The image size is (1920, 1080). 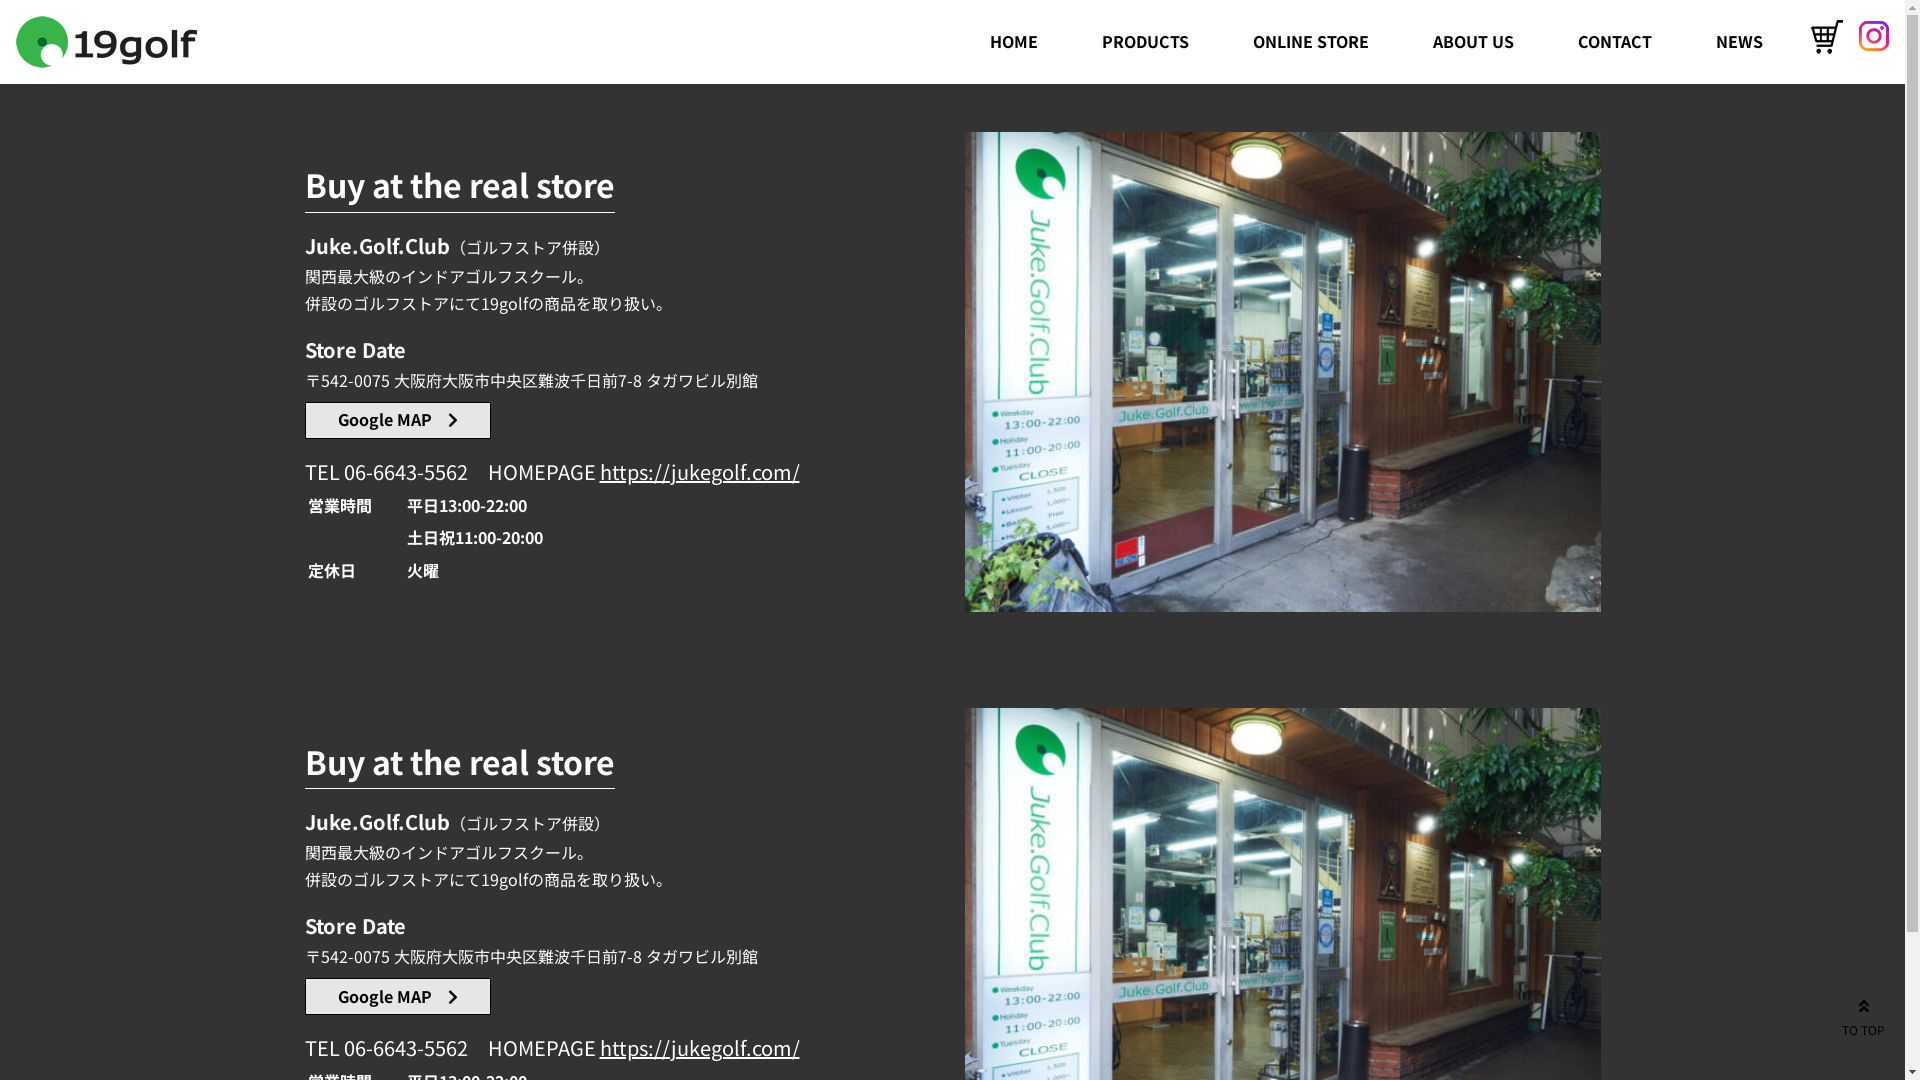 What do you see at coordinates (1738, 41) in the screenshot?
I see `'NEWS'` at bounding box center [1738, 41].